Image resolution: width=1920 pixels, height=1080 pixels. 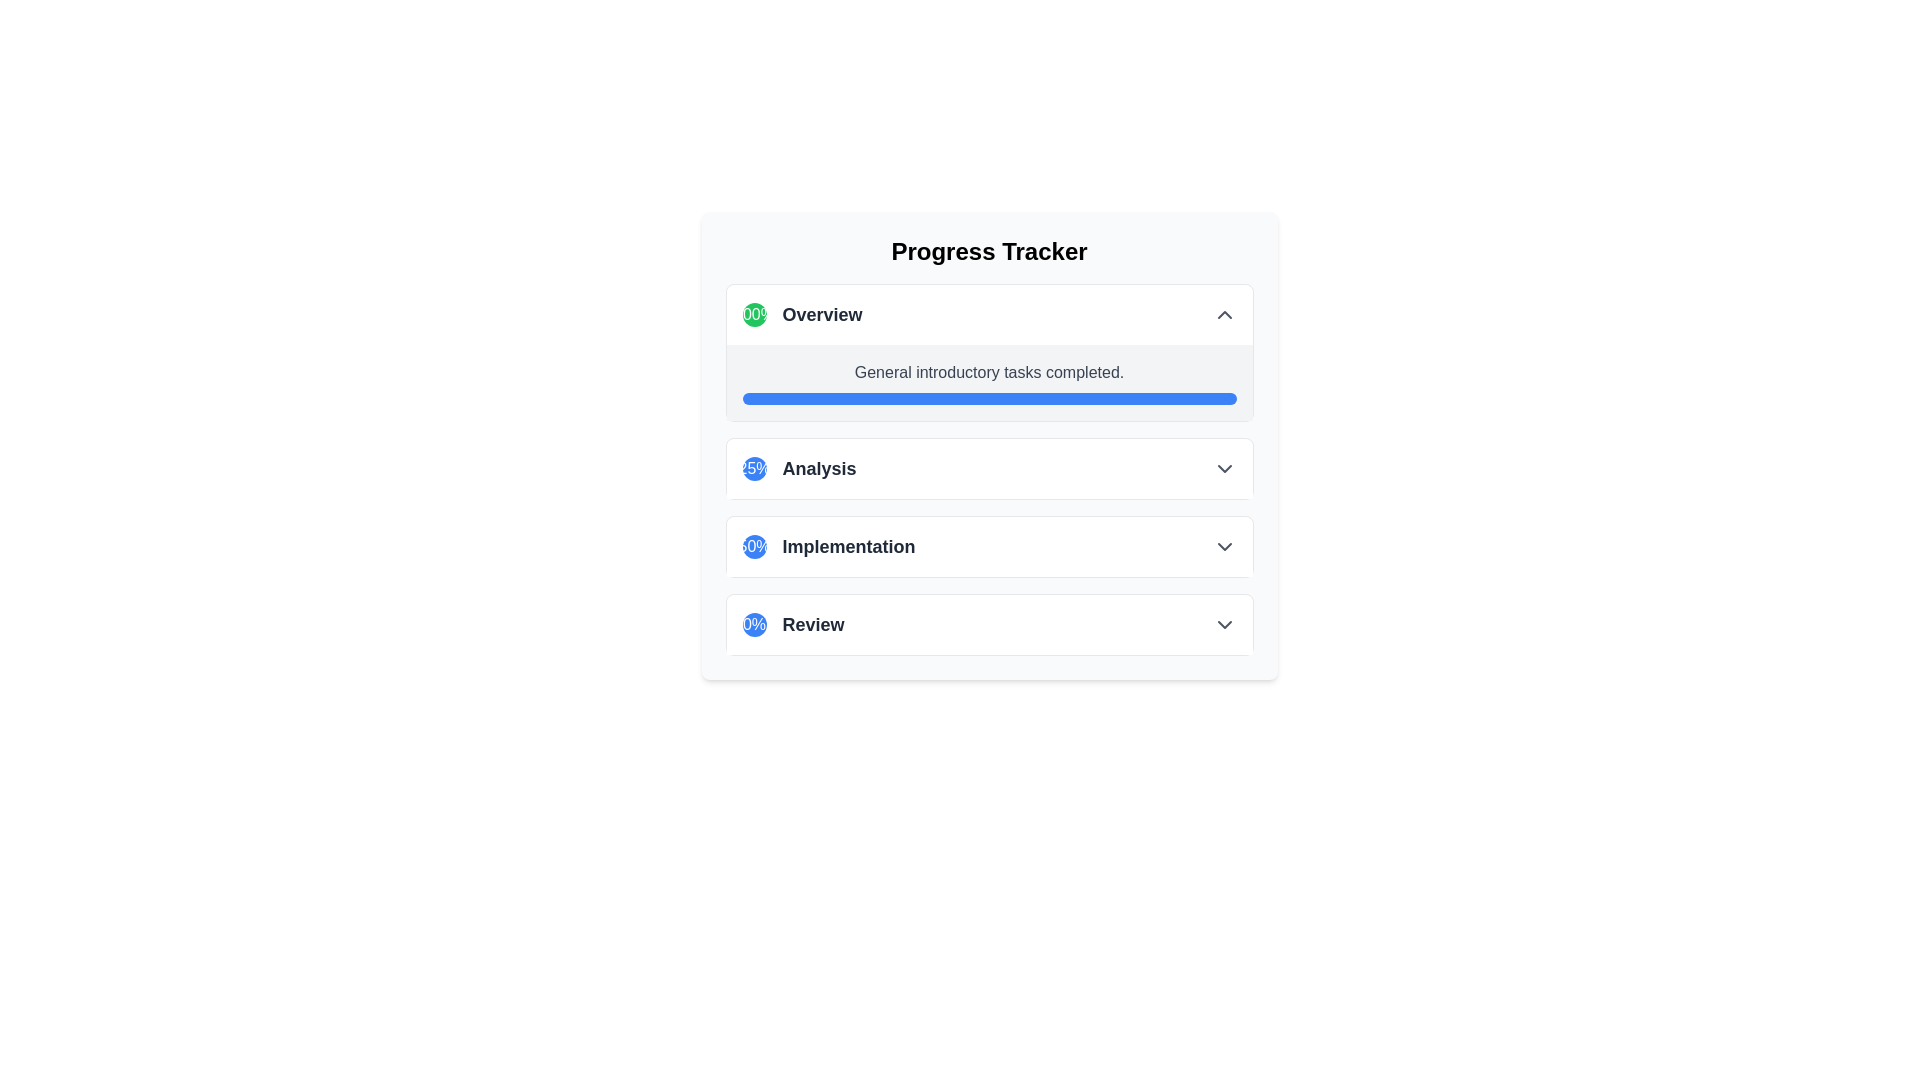 I want to click on the small circular icon with a blue background and '50%' text, located in the 'Implementation' section of the progress tracker interface, so click(x=753, y=547).